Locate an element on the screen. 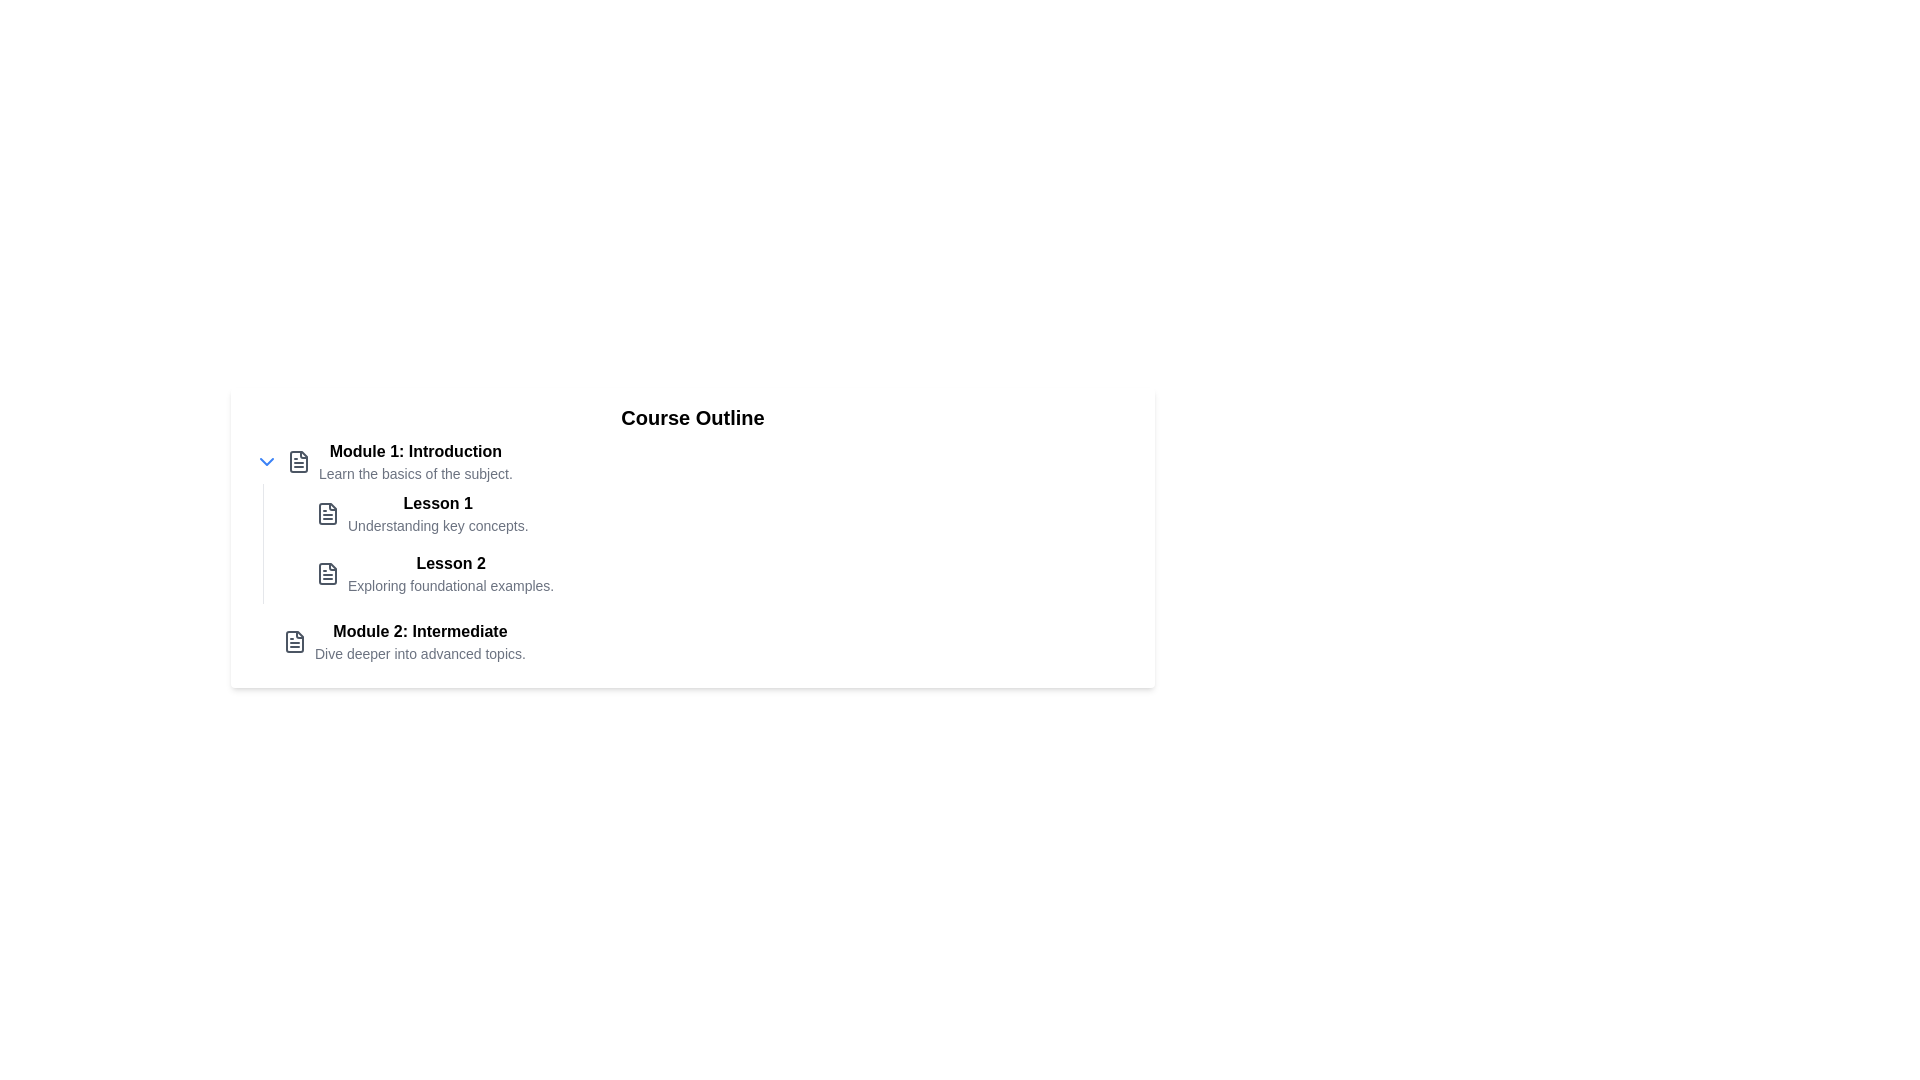  text label representing the title 'Module 2' in the course outline, located in the left section above the description text and below 'Module 1: Introduction' is located at coordinates (419, 632).